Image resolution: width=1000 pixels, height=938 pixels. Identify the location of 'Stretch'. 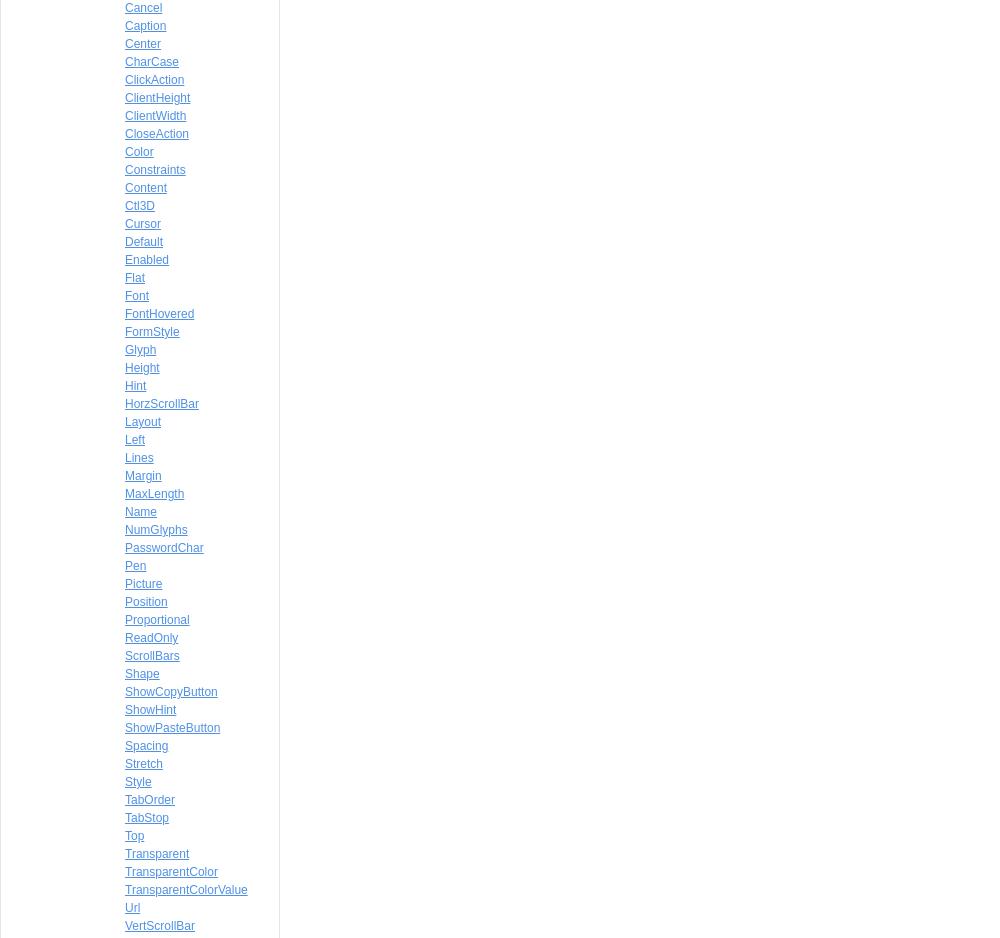
(144, 764).